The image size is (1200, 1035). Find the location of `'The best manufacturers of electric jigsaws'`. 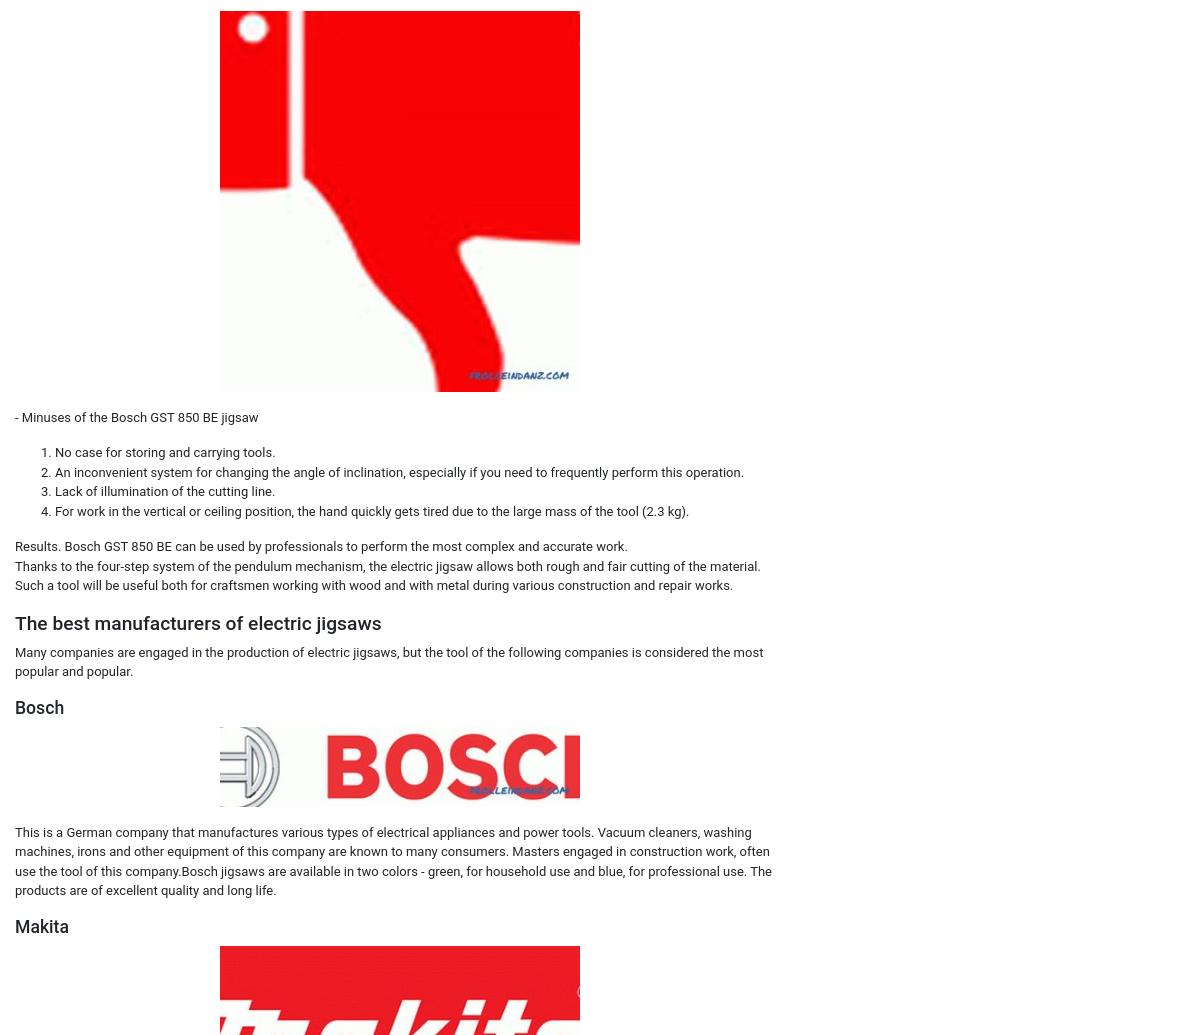

'The best manufacturers of electric jigsaws' is located at coordinates (15, 621).